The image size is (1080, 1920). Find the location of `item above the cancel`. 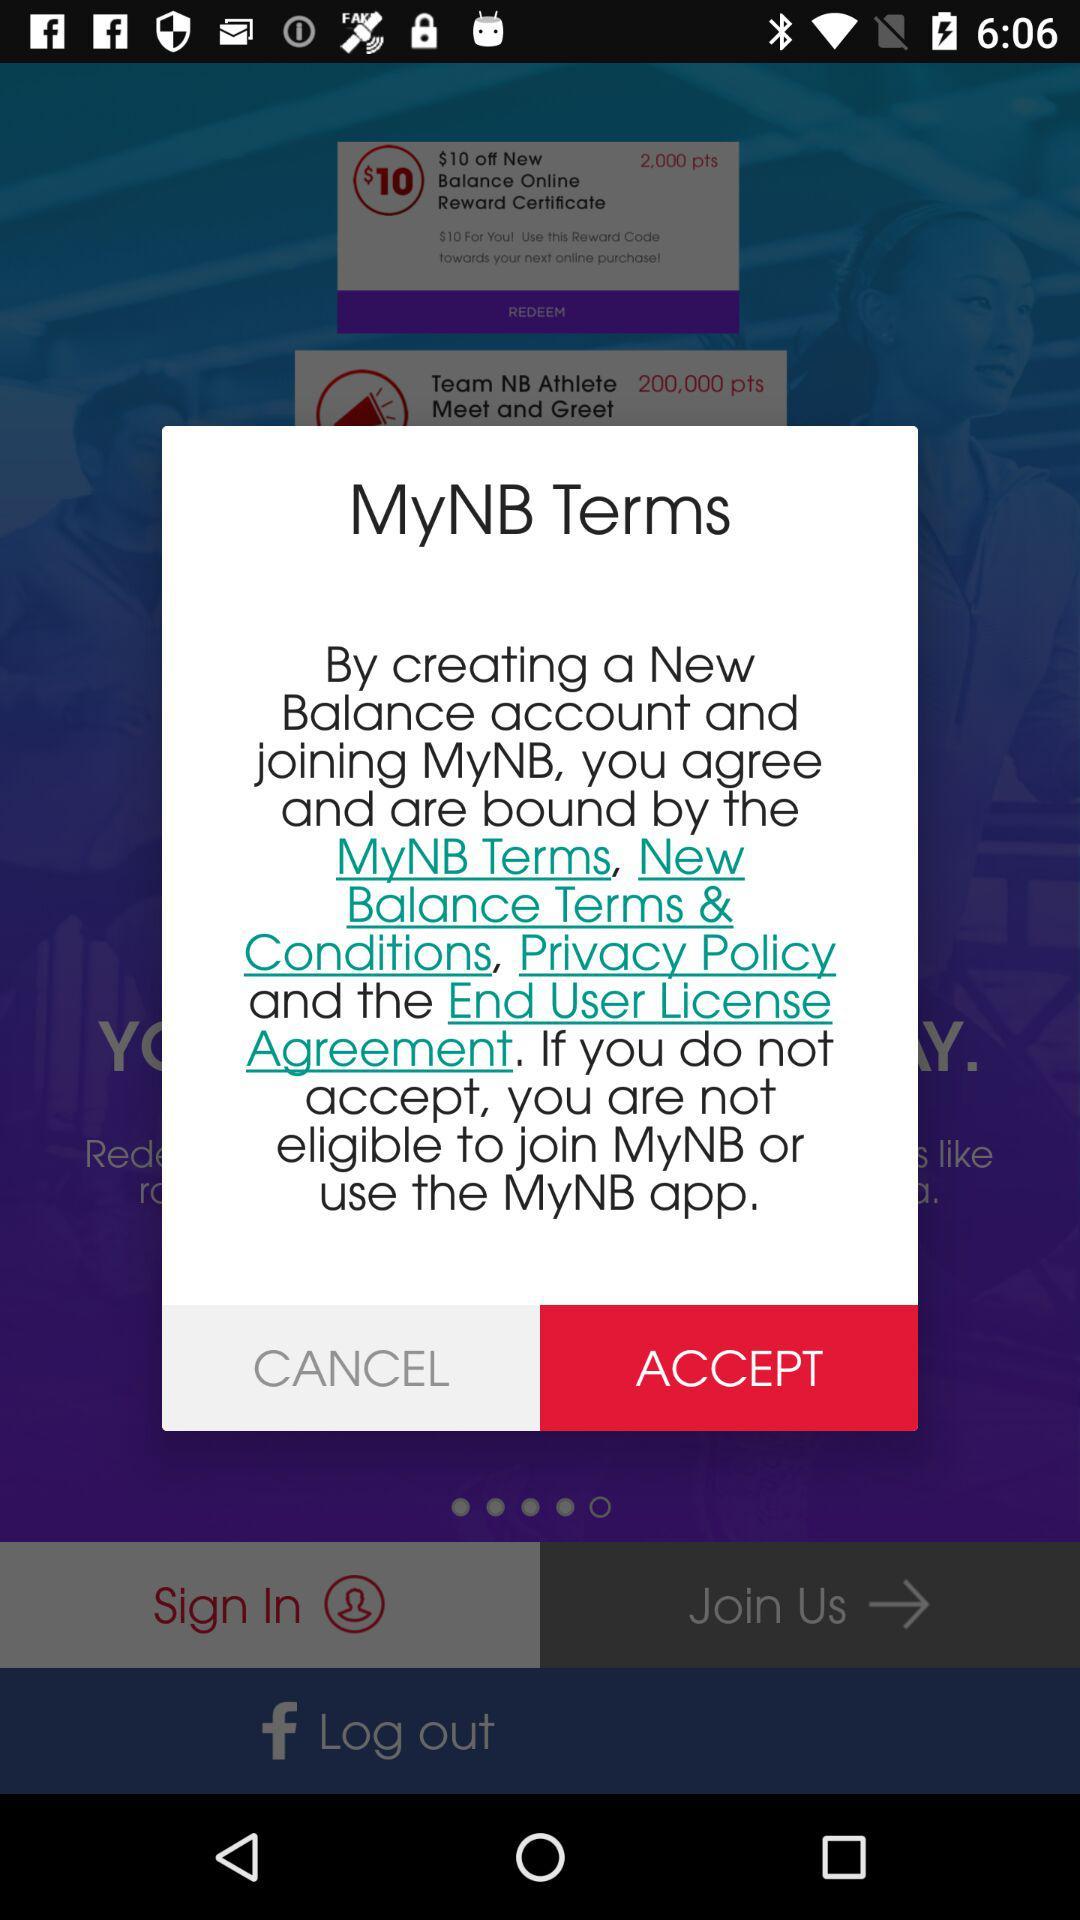

item above the cancel is located at coordinates (540, 926).